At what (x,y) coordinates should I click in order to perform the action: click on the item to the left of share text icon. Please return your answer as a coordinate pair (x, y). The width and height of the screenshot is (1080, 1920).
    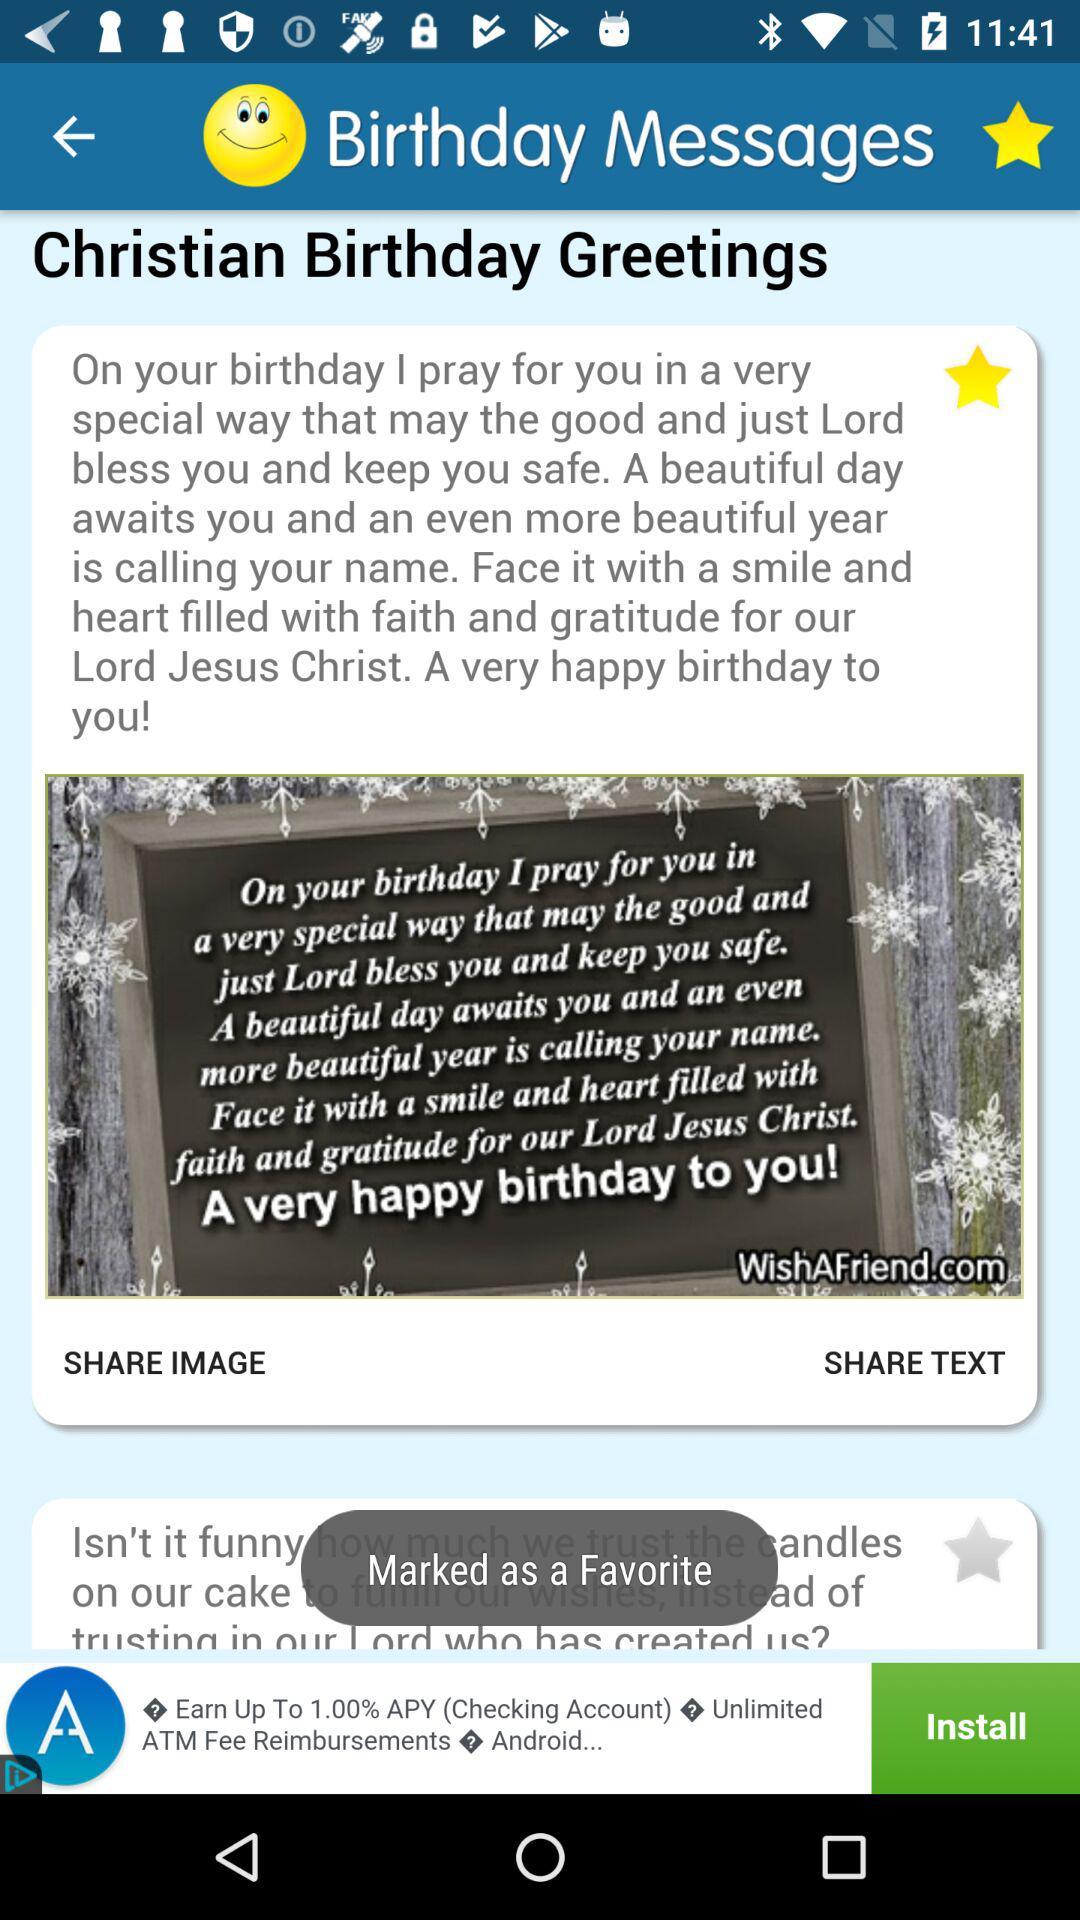
    Looking at the image, I should click on (177, 1361).